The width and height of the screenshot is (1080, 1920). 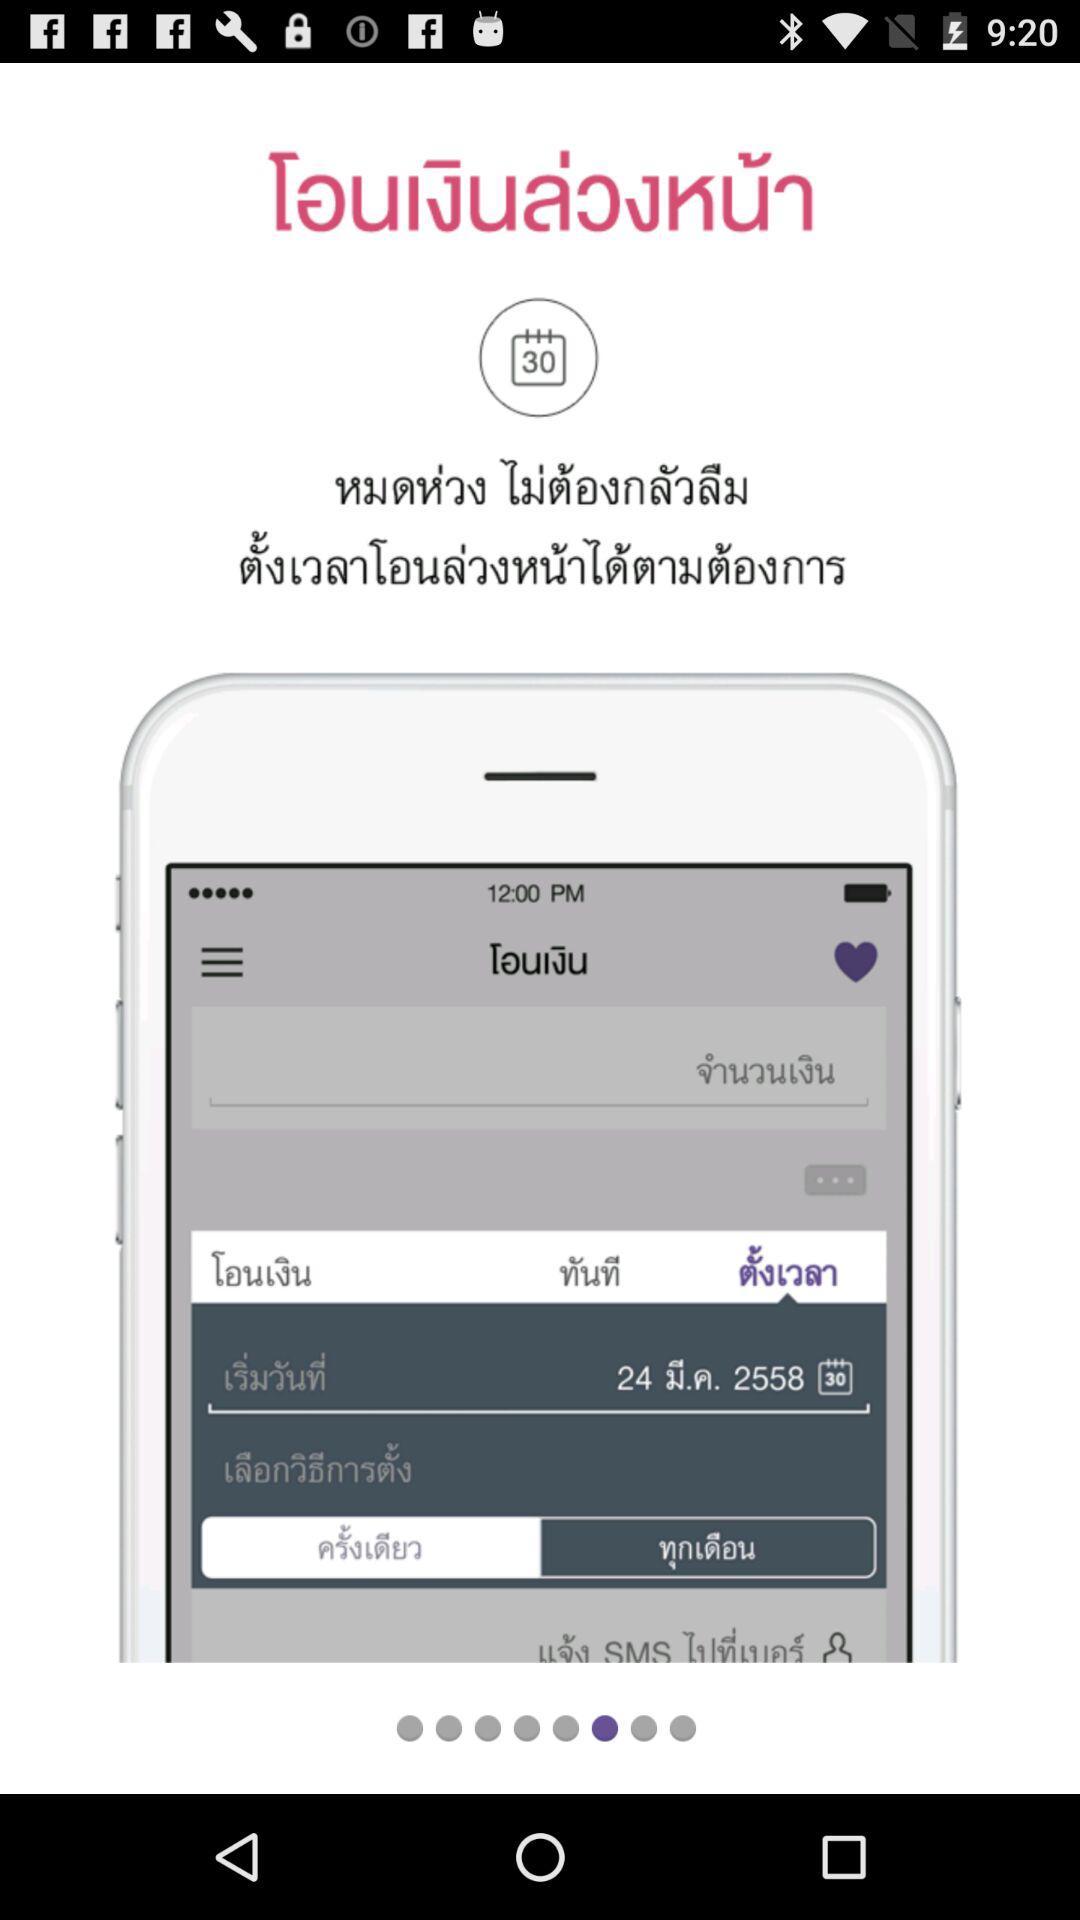 I want to click on page one, so click(x=408, y=1727).